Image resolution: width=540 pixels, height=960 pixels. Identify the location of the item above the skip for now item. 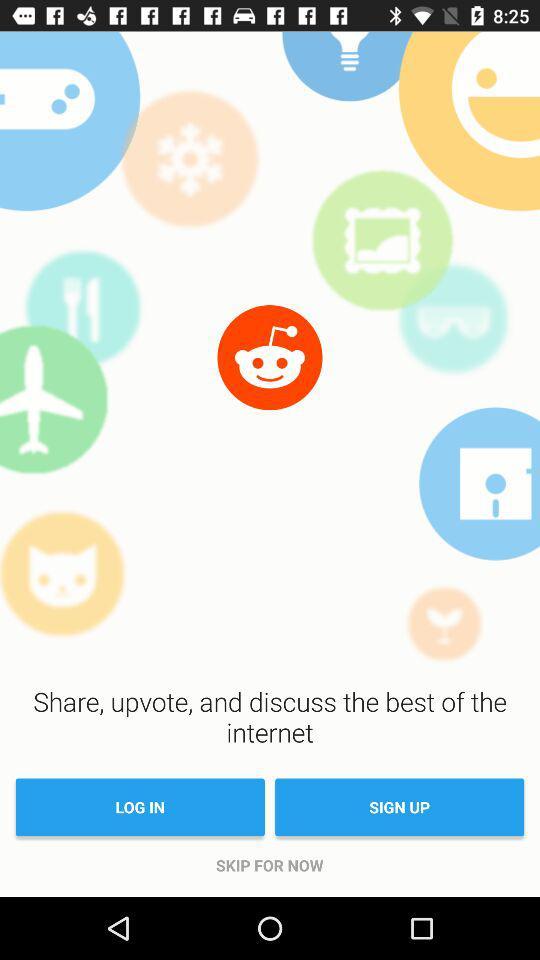
(399, 807).